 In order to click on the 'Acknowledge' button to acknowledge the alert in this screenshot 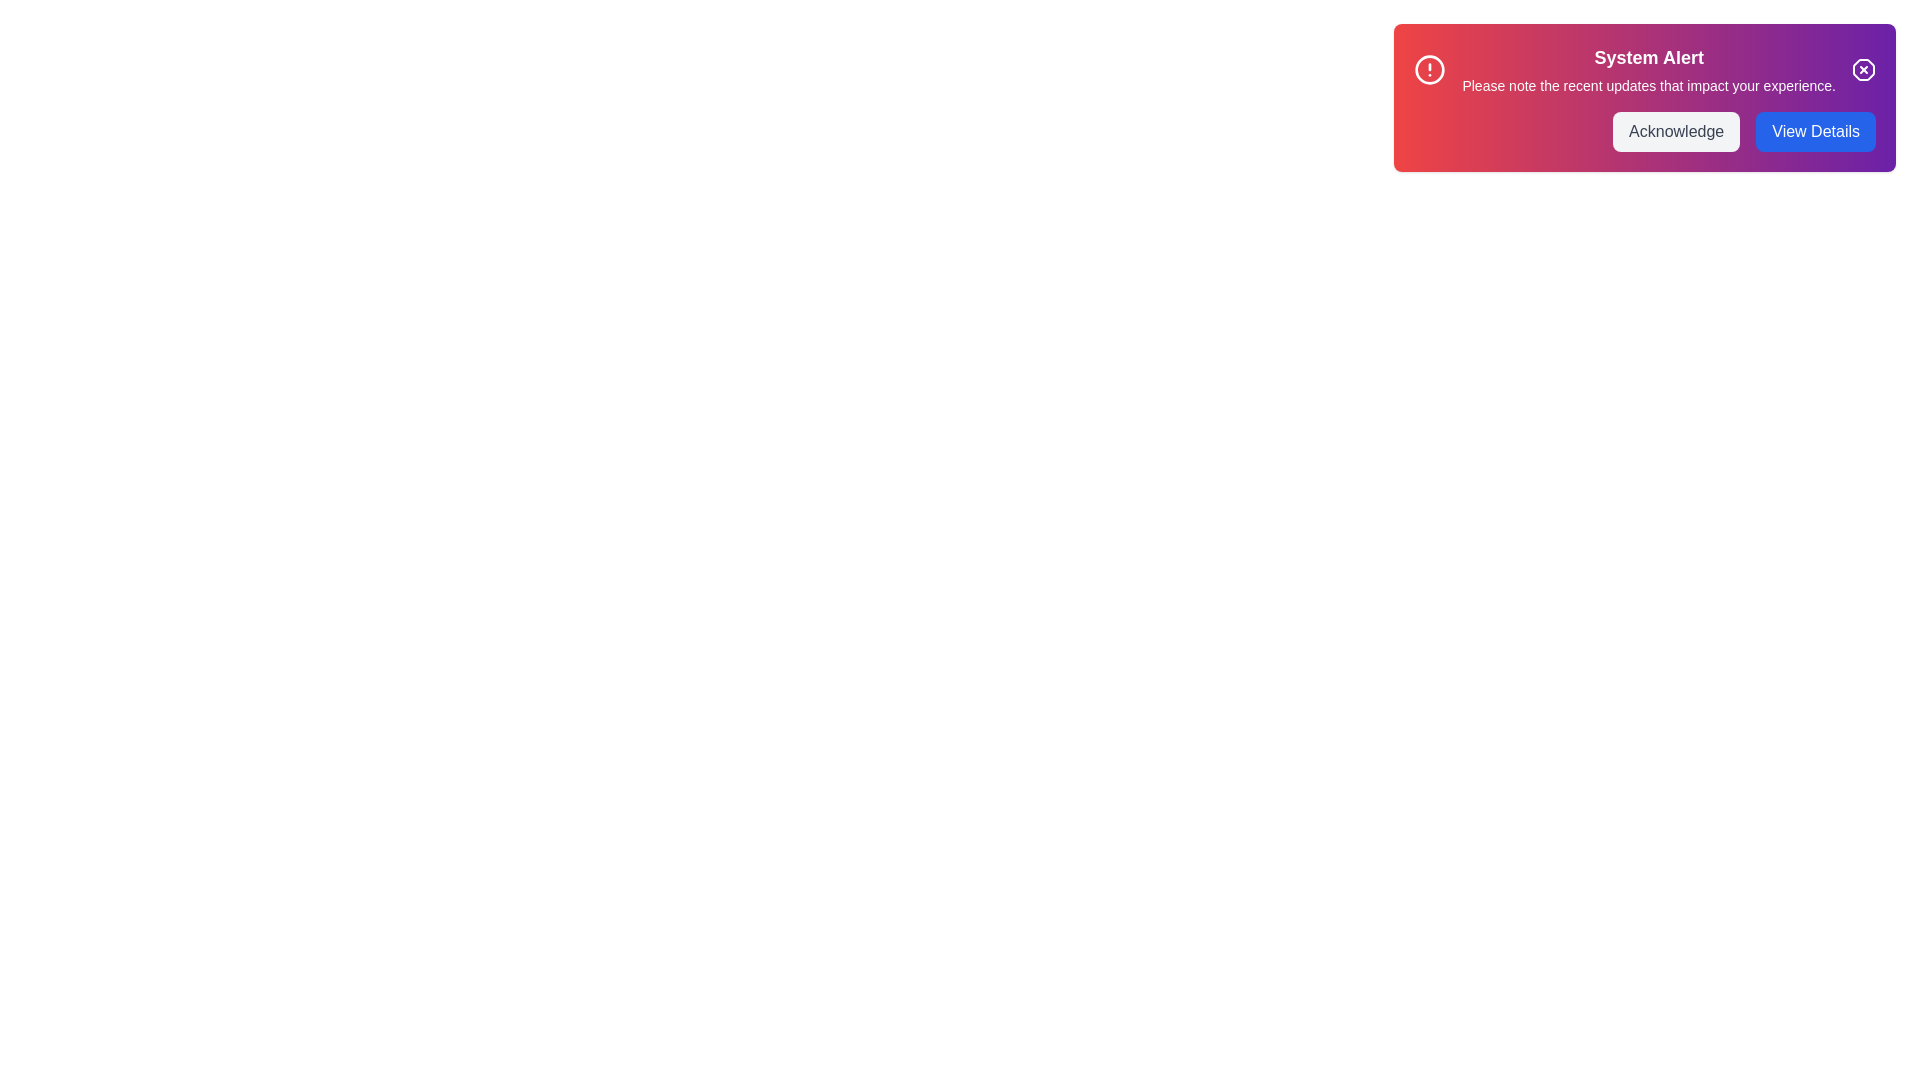, I will do `click(1676, 131)`.